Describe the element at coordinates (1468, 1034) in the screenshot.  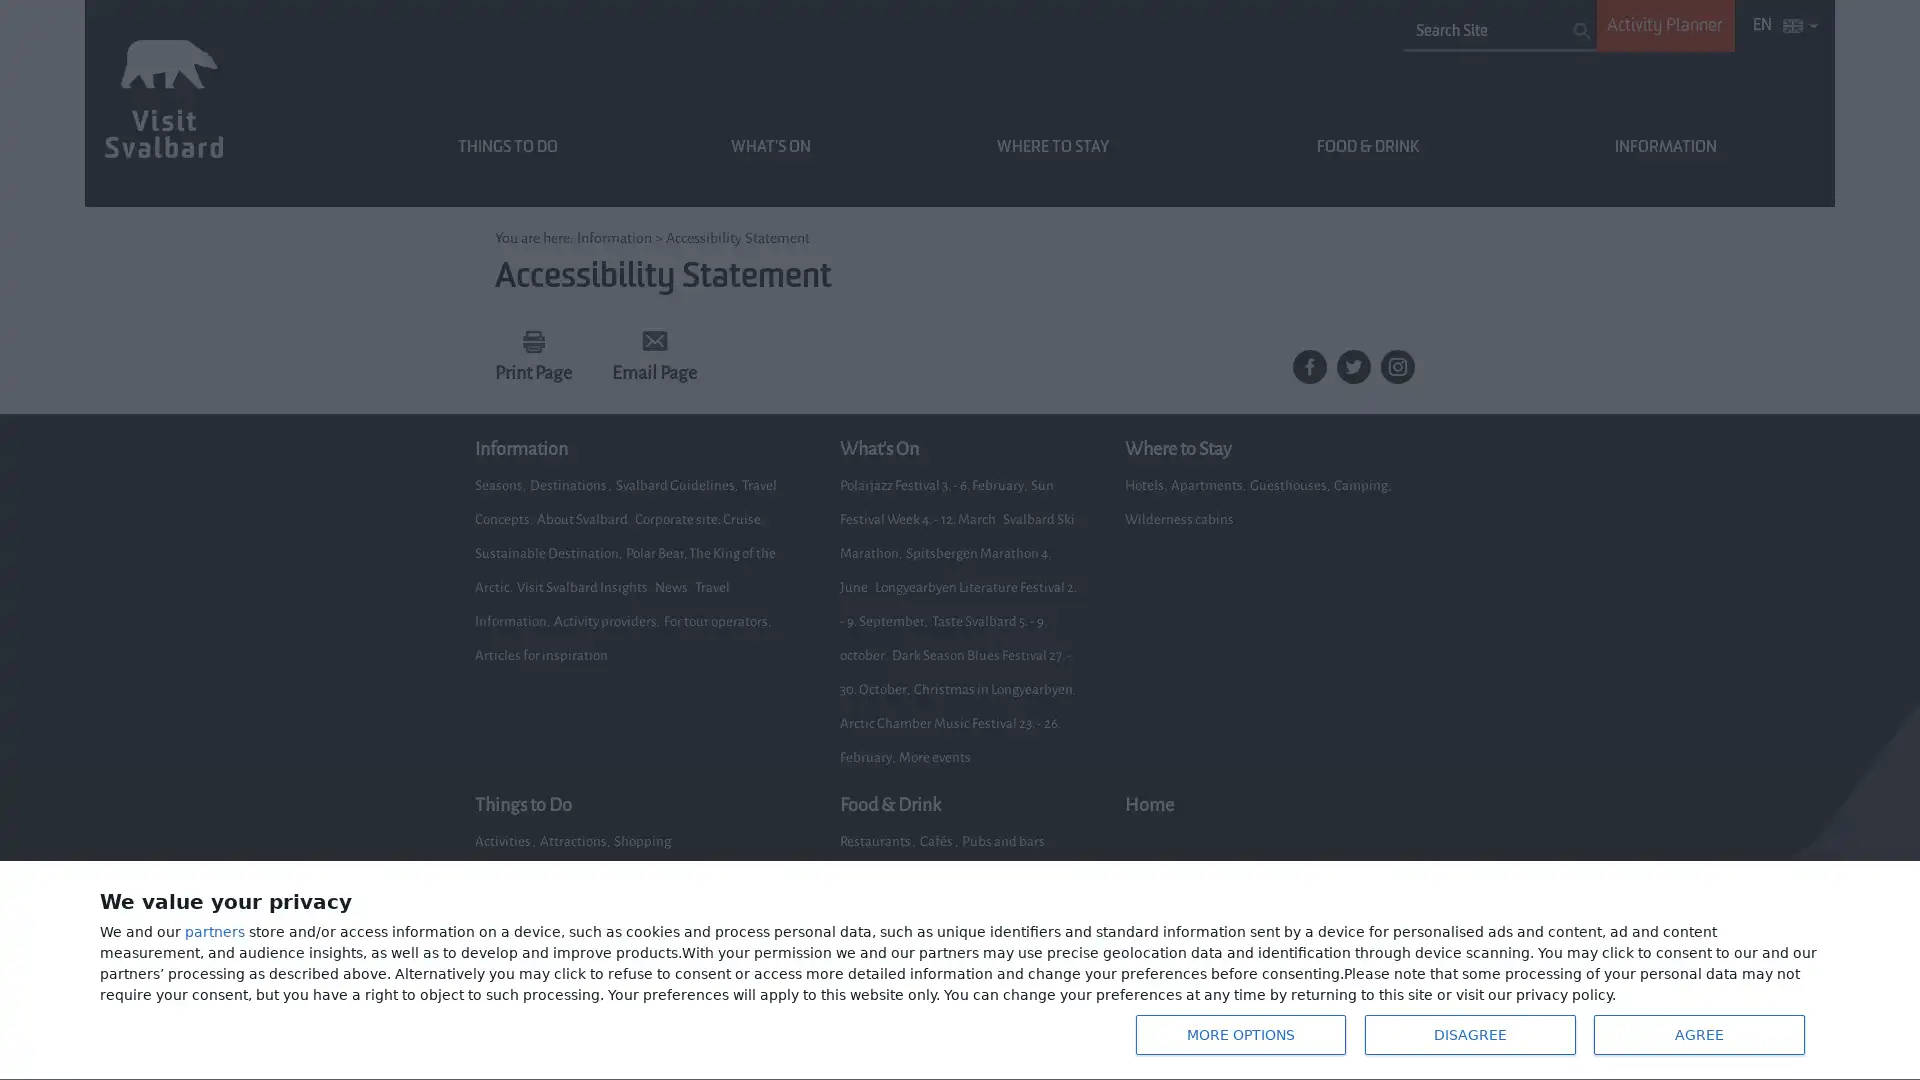
I see `DISAGREE` at that location.